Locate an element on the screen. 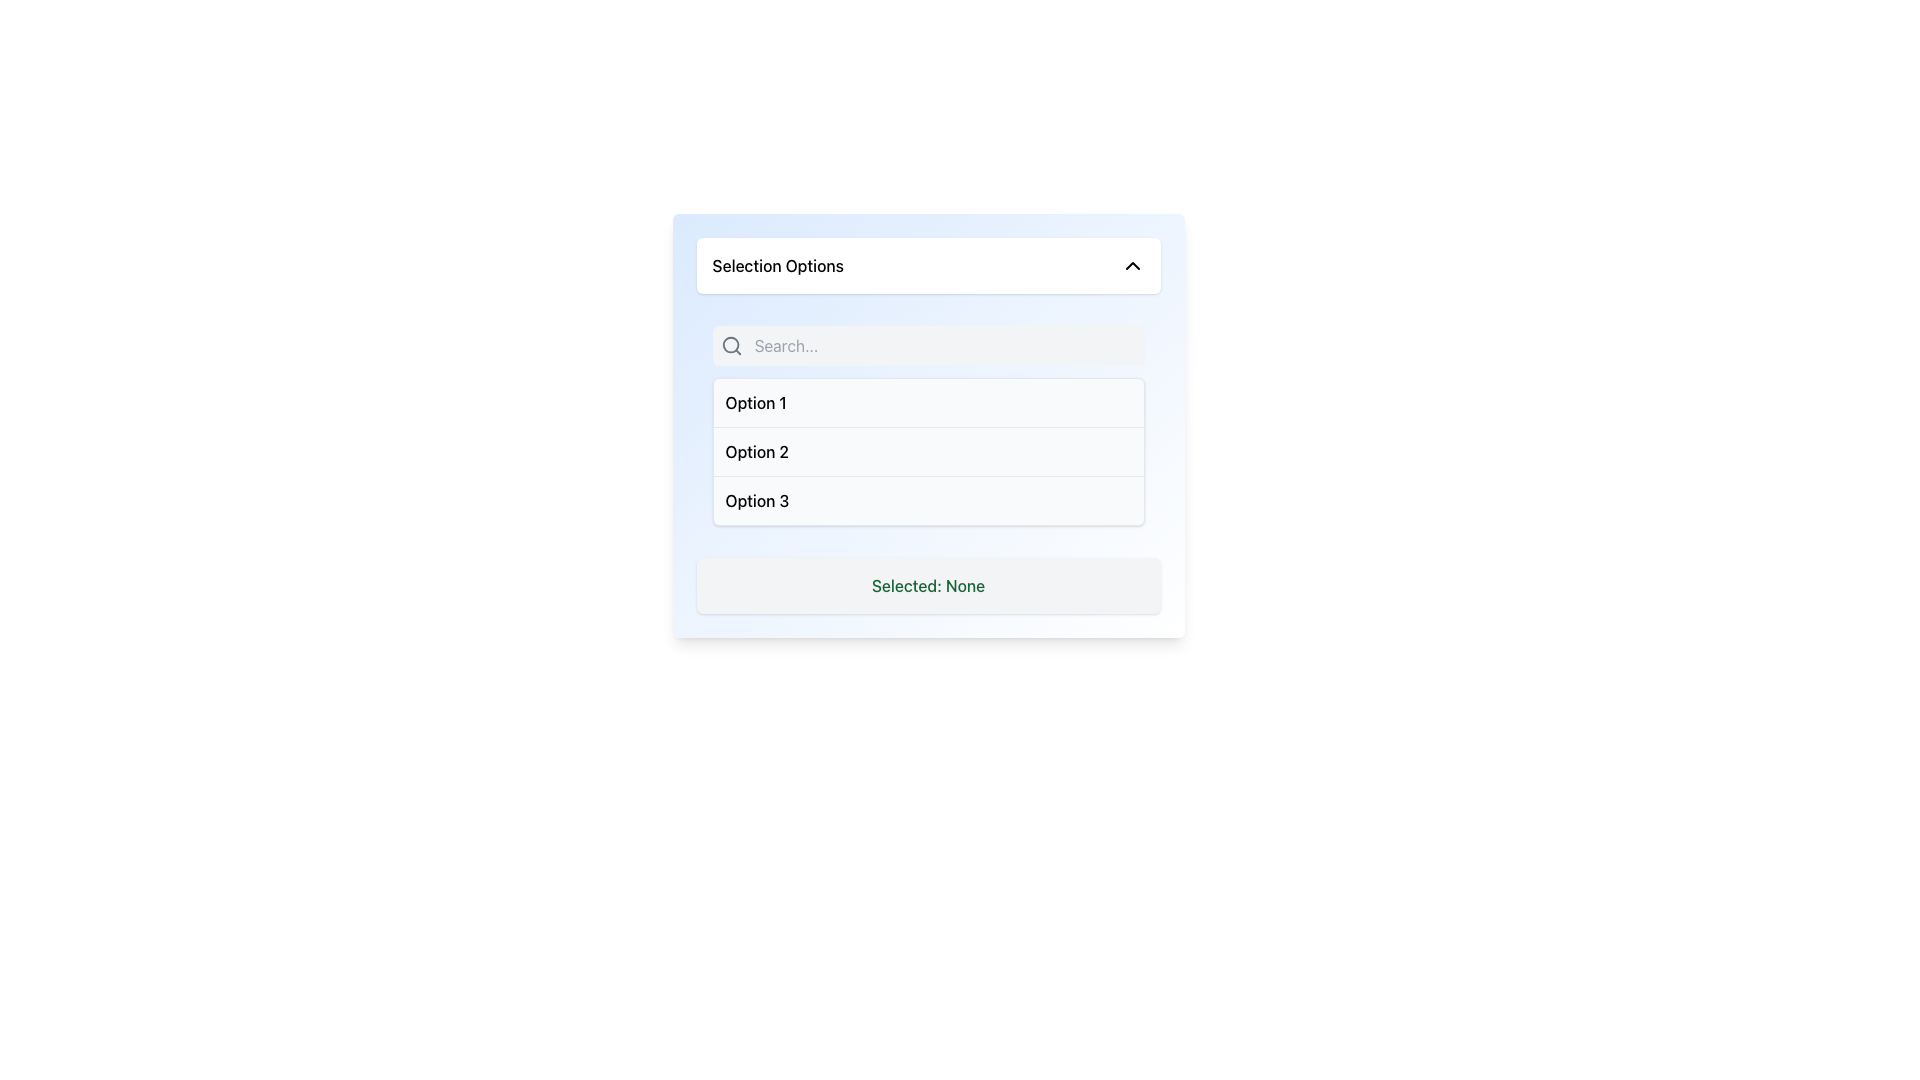  the first list item in the dropdown menu that displays 'Option 1' in bold style is located at coordinates (927, 402).